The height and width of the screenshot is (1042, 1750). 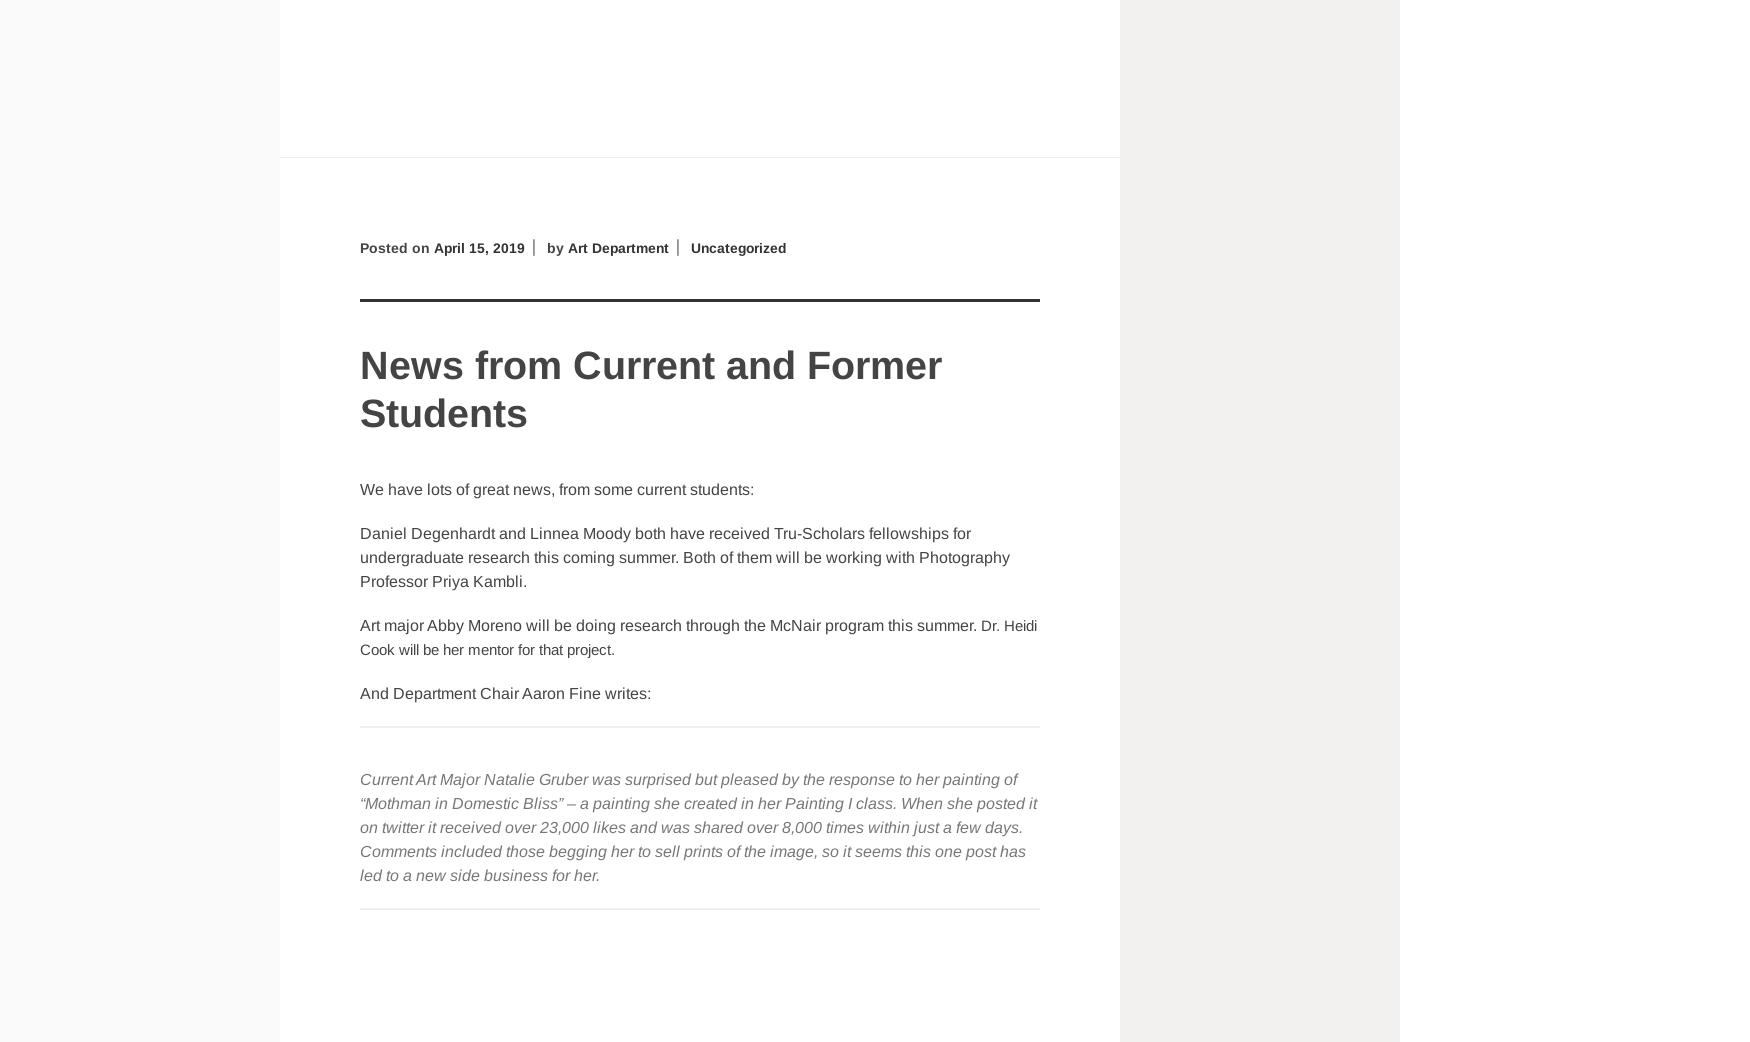 I want to click on 'Posted on', so click(x=395, y=245).